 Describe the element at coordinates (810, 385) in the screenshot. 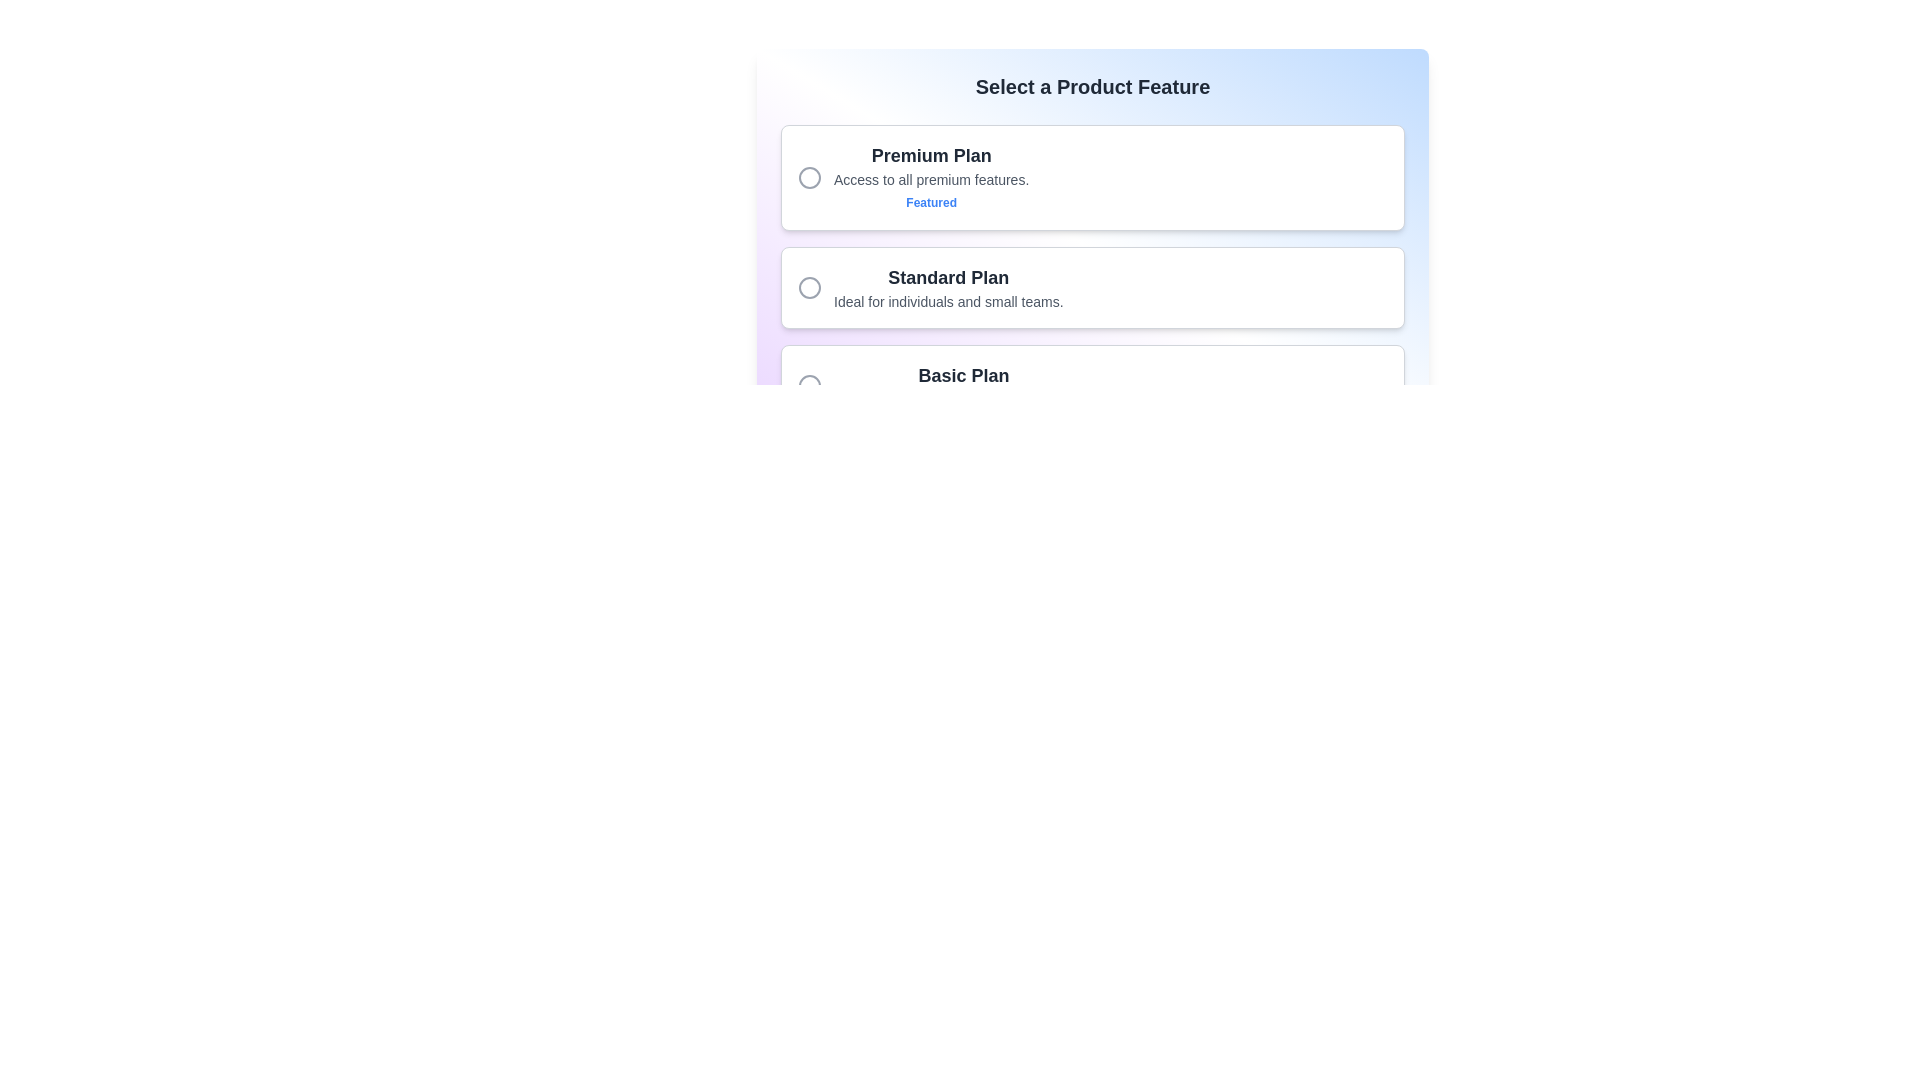

I see `circular element within the SVG that represents a radio button, located towards the bottom-left of the 'Basic Plan' option` at that location.